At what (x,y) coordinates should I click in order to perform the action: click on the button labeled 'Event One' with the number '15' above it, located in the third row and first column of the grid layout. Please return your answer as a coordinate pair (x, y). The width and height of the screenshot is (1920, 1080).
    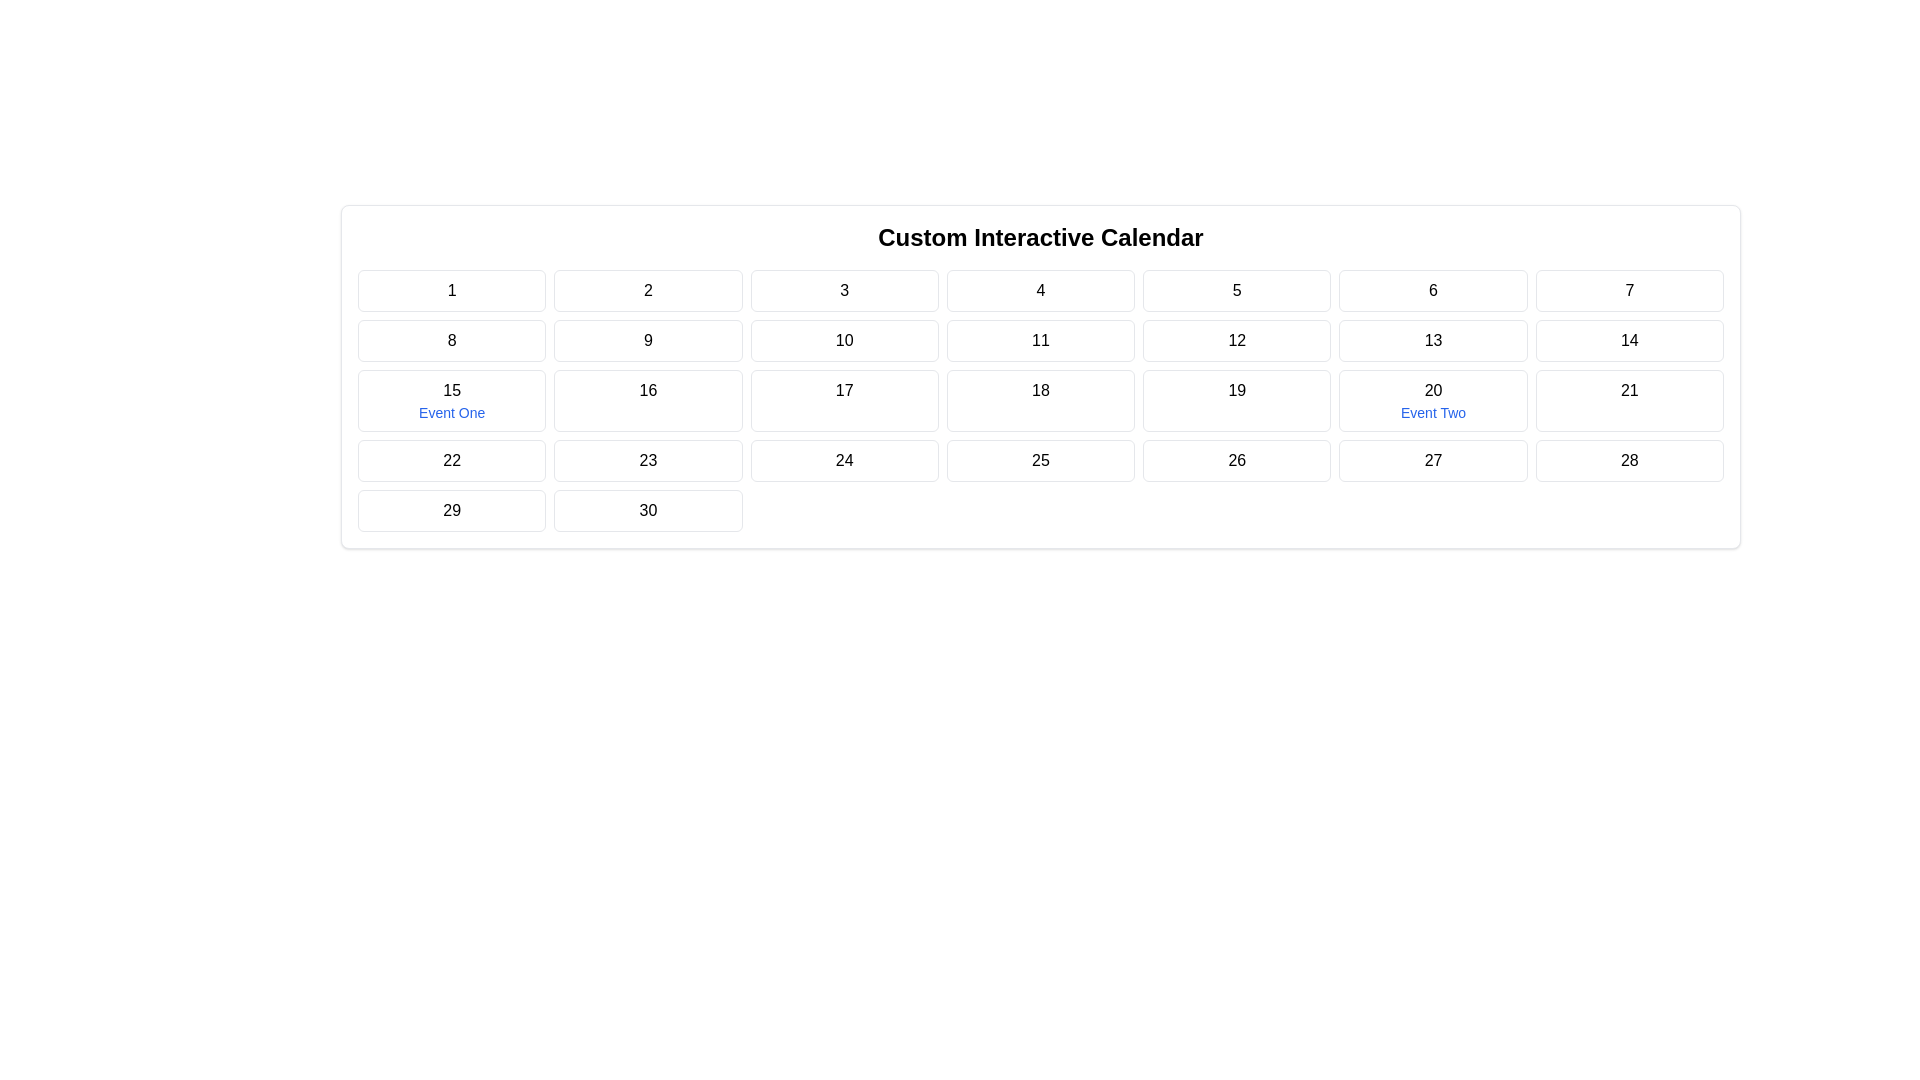
    Looking at the image, I should click on (451, 401).